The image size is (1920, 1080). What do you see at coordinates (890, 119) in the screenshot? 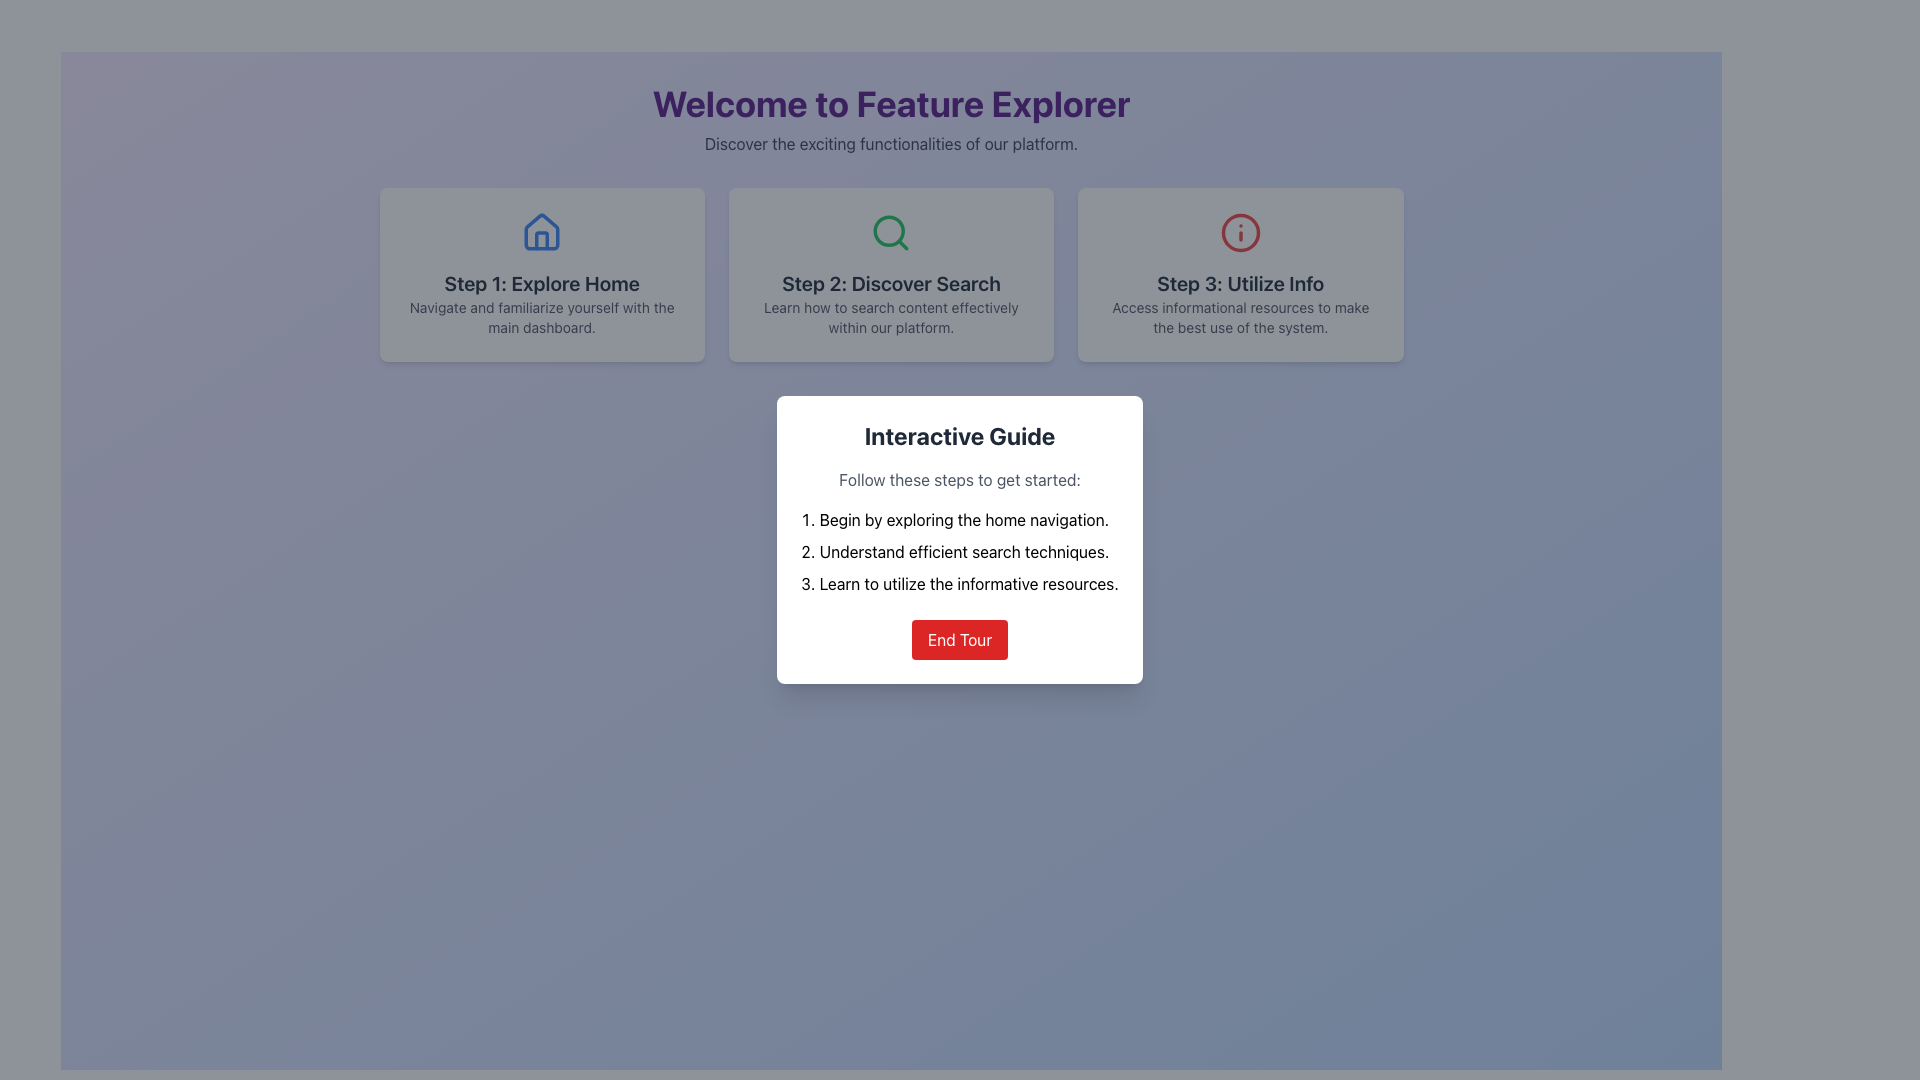
I see `the welcoming header located at the top of the Feature Explorer interface, which introduces the user to its purpose` at bounding box center [890, 119].